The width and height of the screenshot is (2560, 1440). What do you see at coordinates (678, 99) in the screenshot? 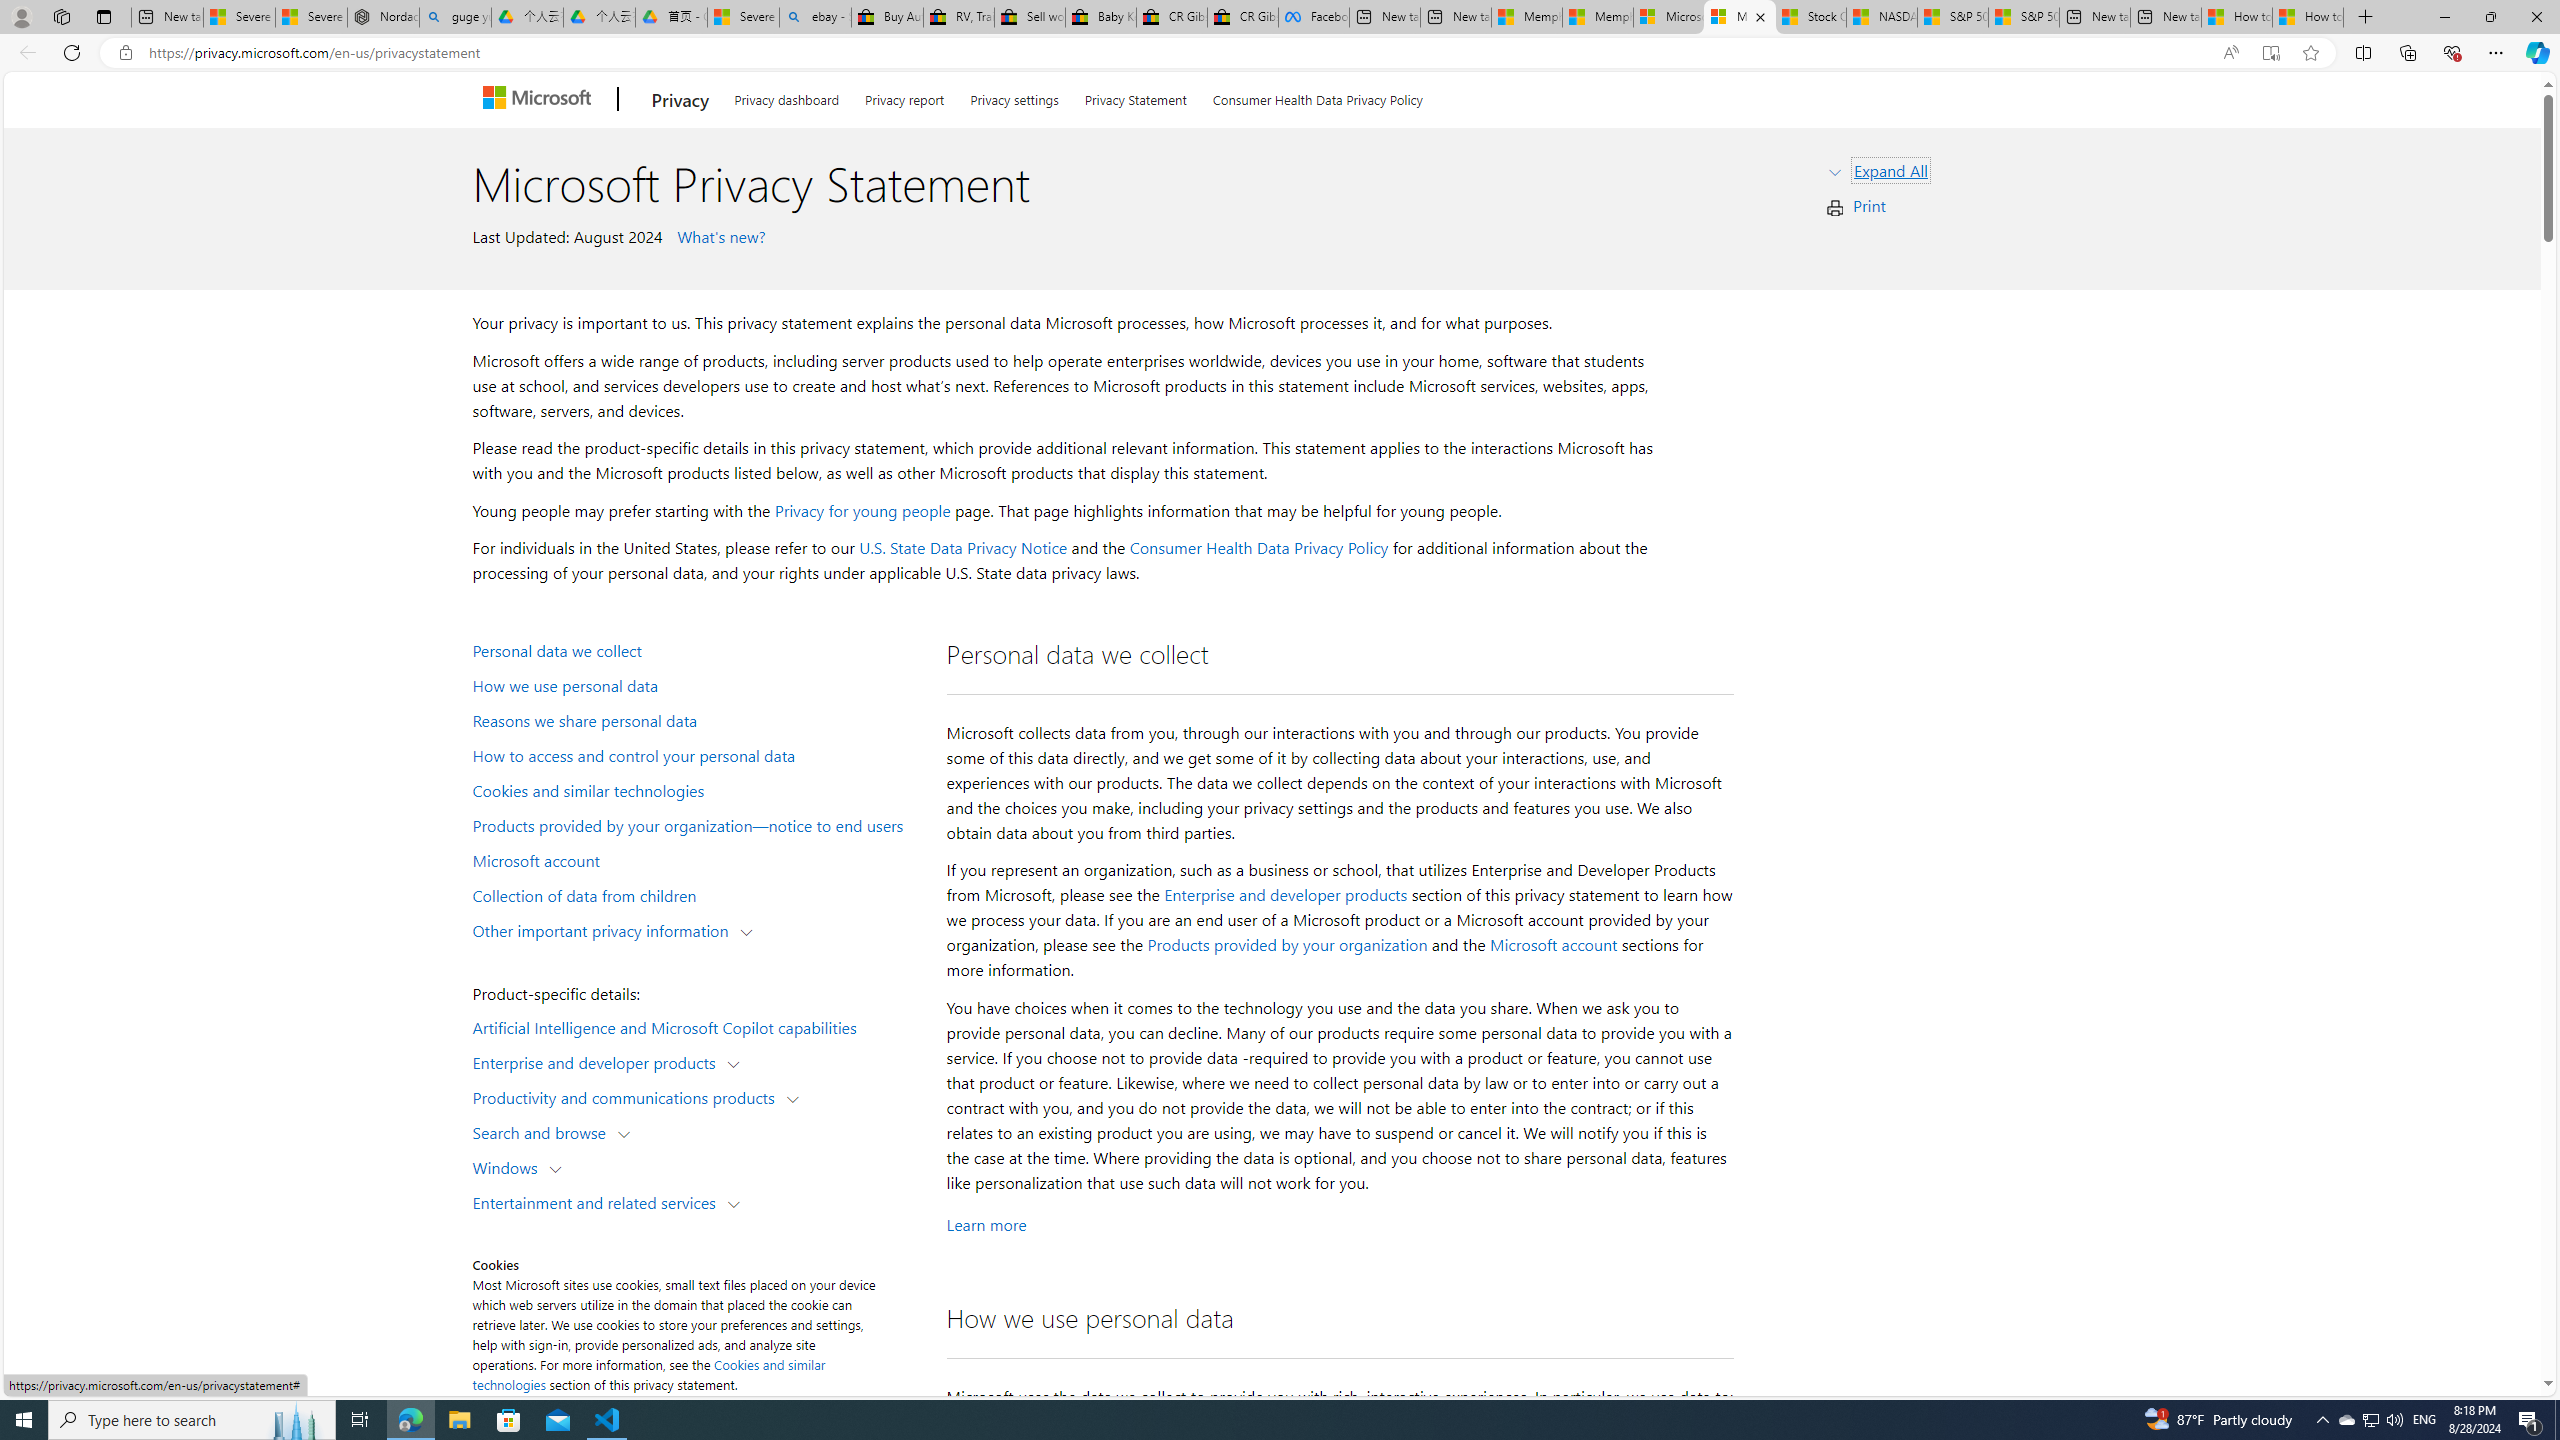
I see `'Privacy'` at bounding box center [678, 99].